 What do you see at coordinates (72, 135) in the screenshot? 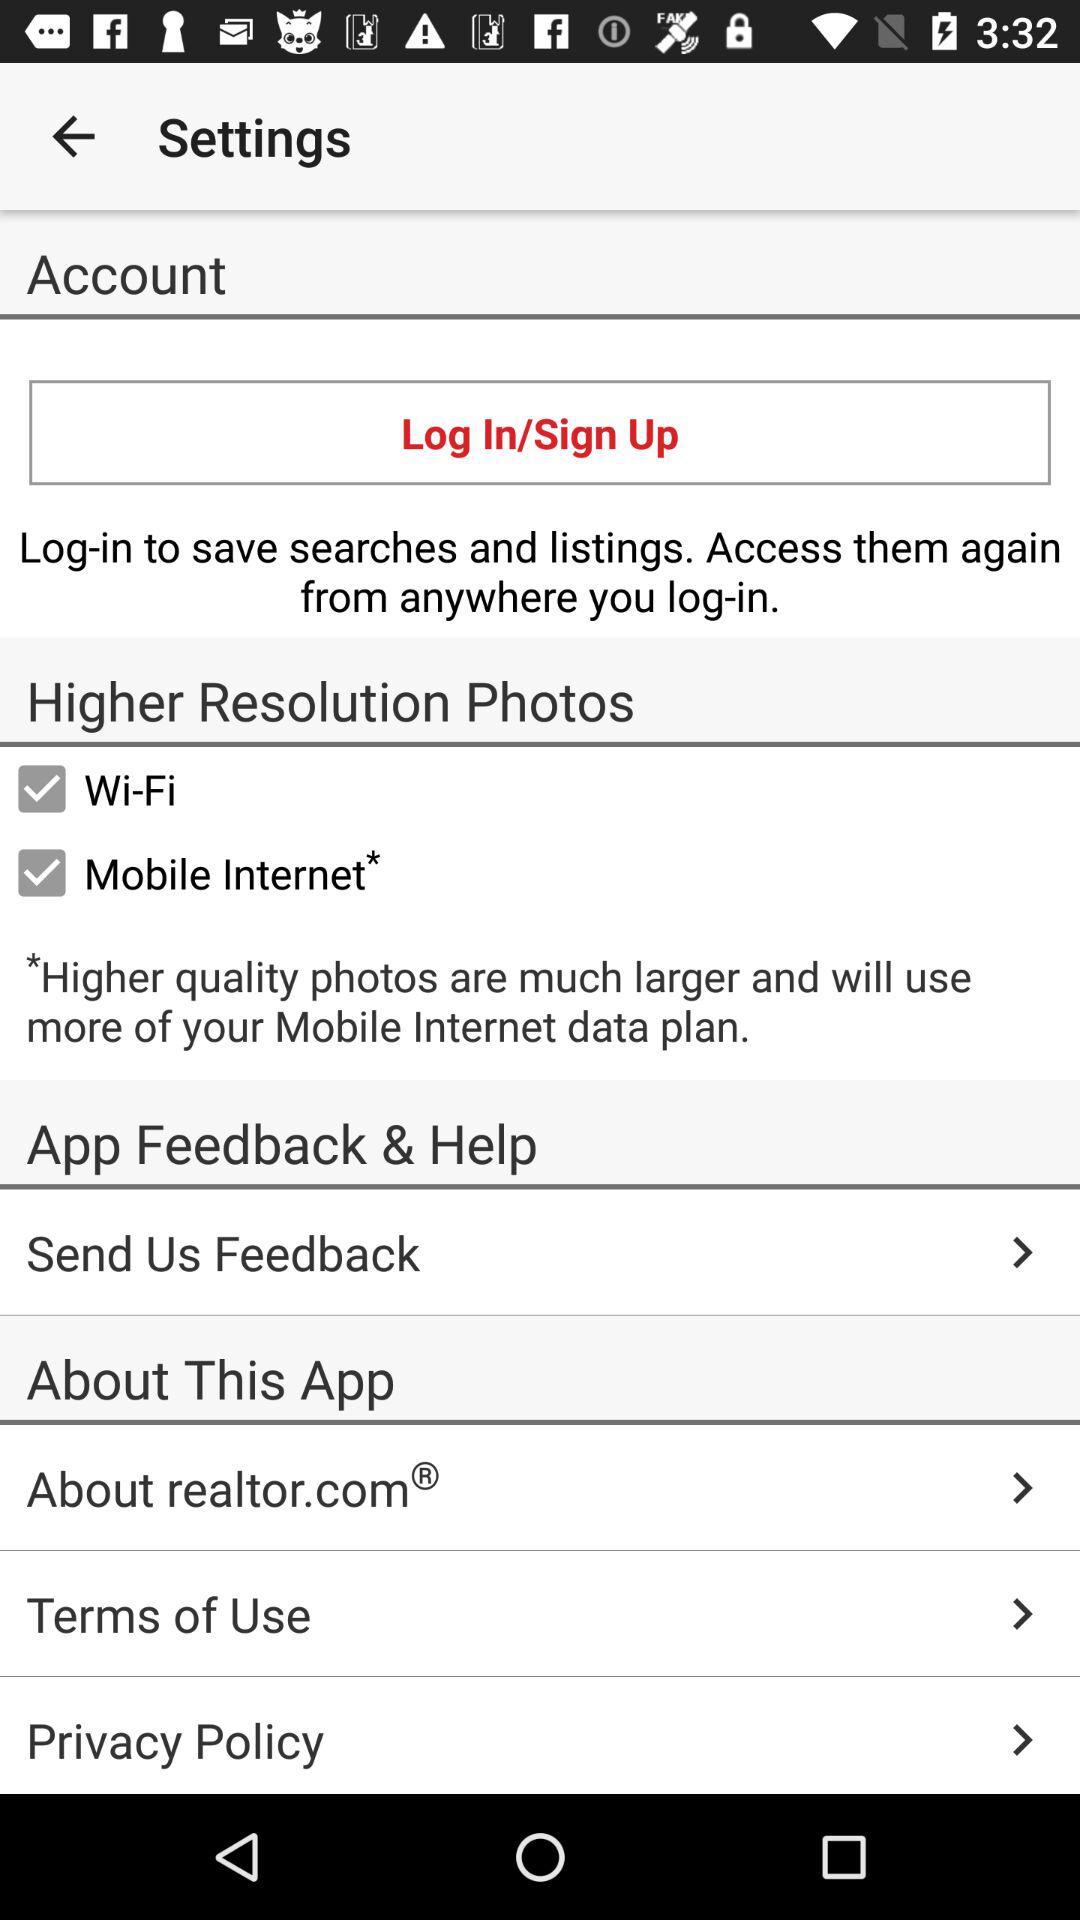
I see `previous` at bounding box center [72, 135].